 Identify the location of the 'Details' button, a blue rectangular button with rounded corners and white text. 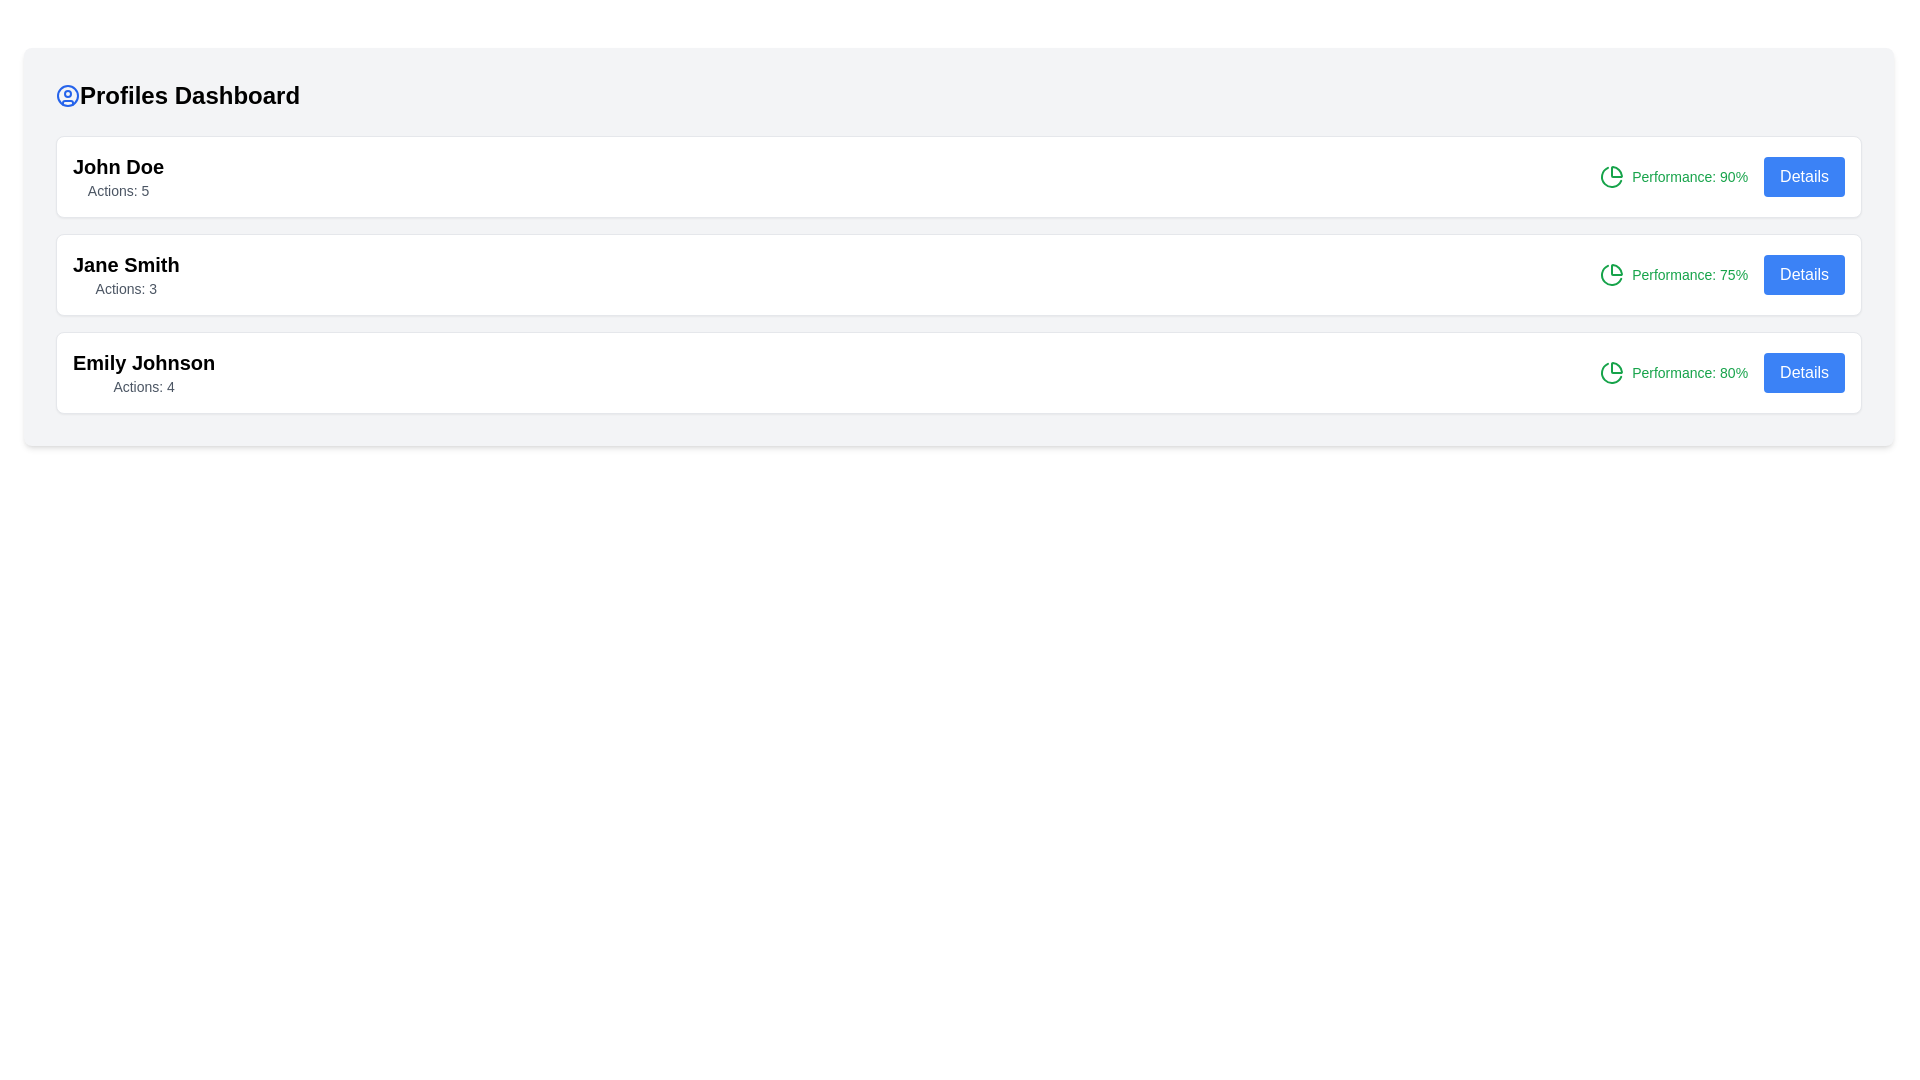
(1804, 176).